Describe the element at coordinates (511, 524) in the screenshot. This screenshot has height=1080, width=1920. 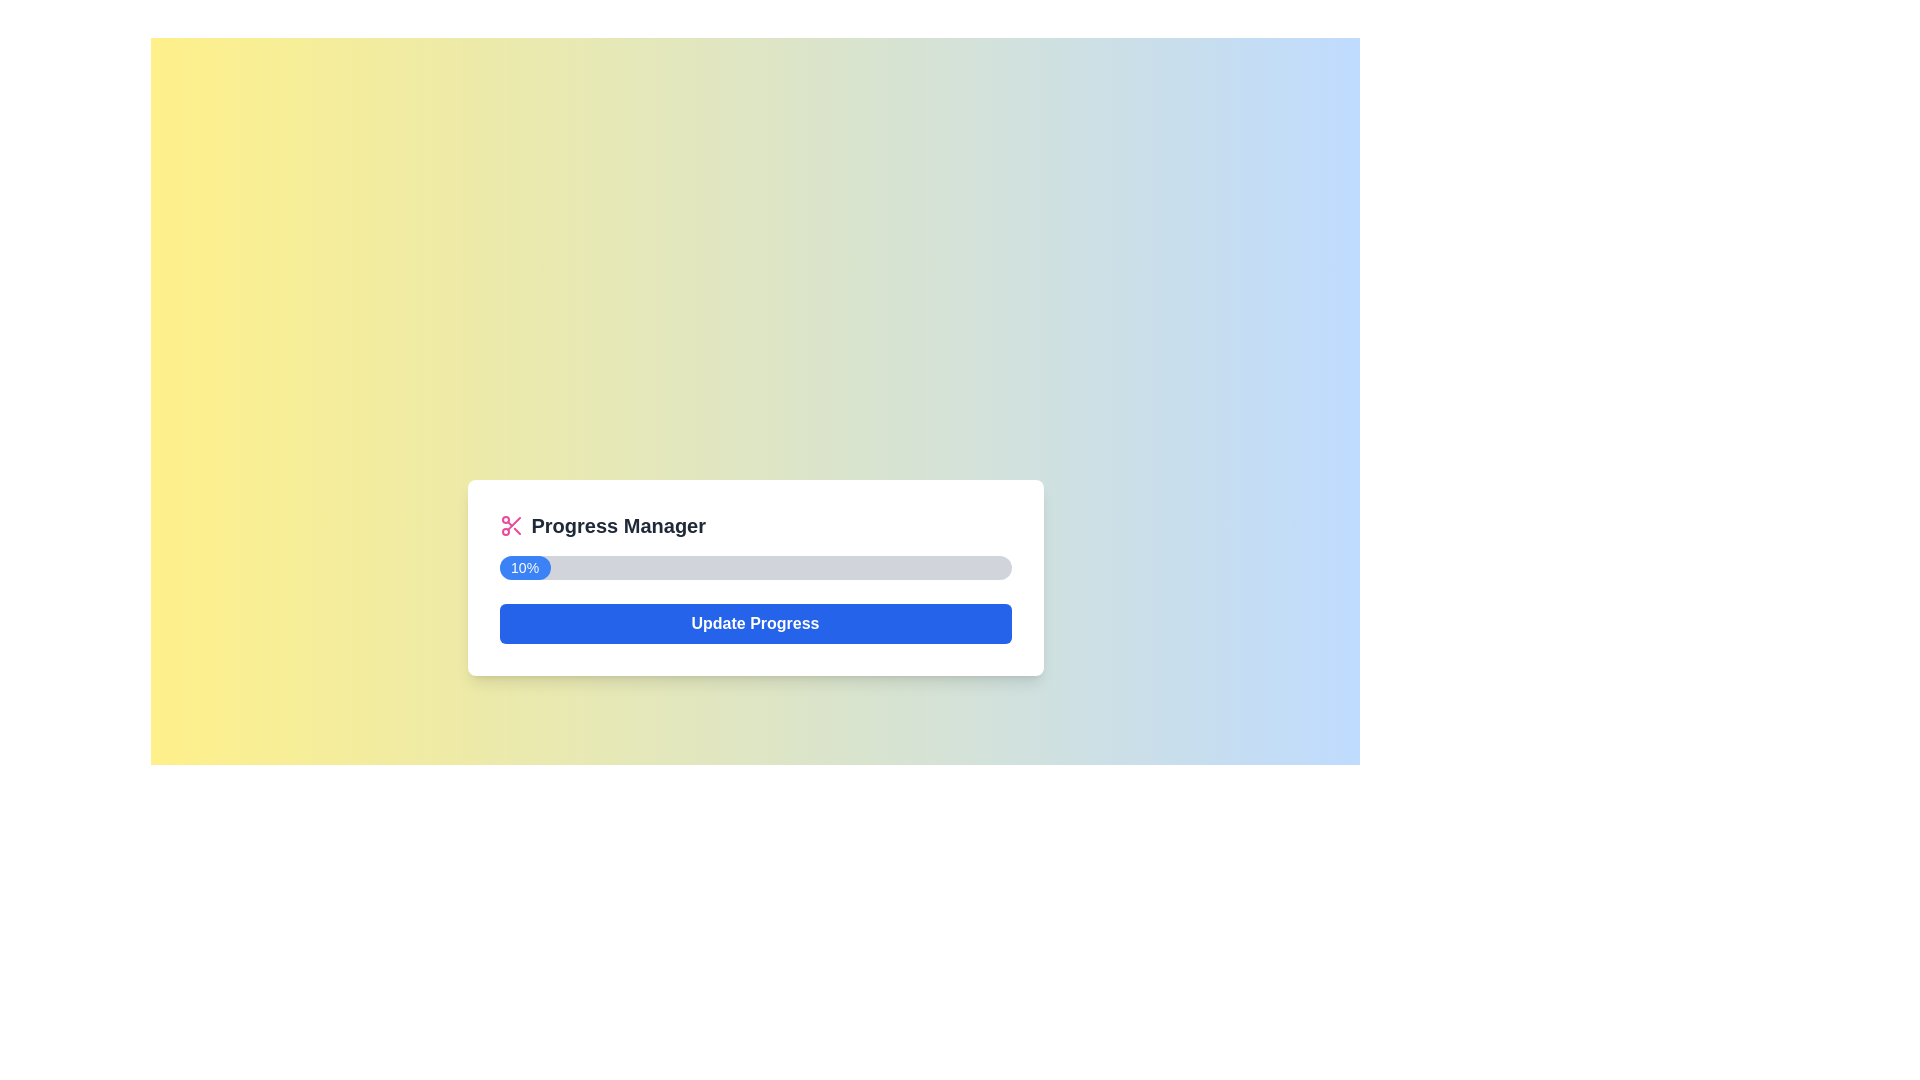
I see `the decorative icon representing the 'Progress Manager' section, which is centrally aligned with the header text` at that location.